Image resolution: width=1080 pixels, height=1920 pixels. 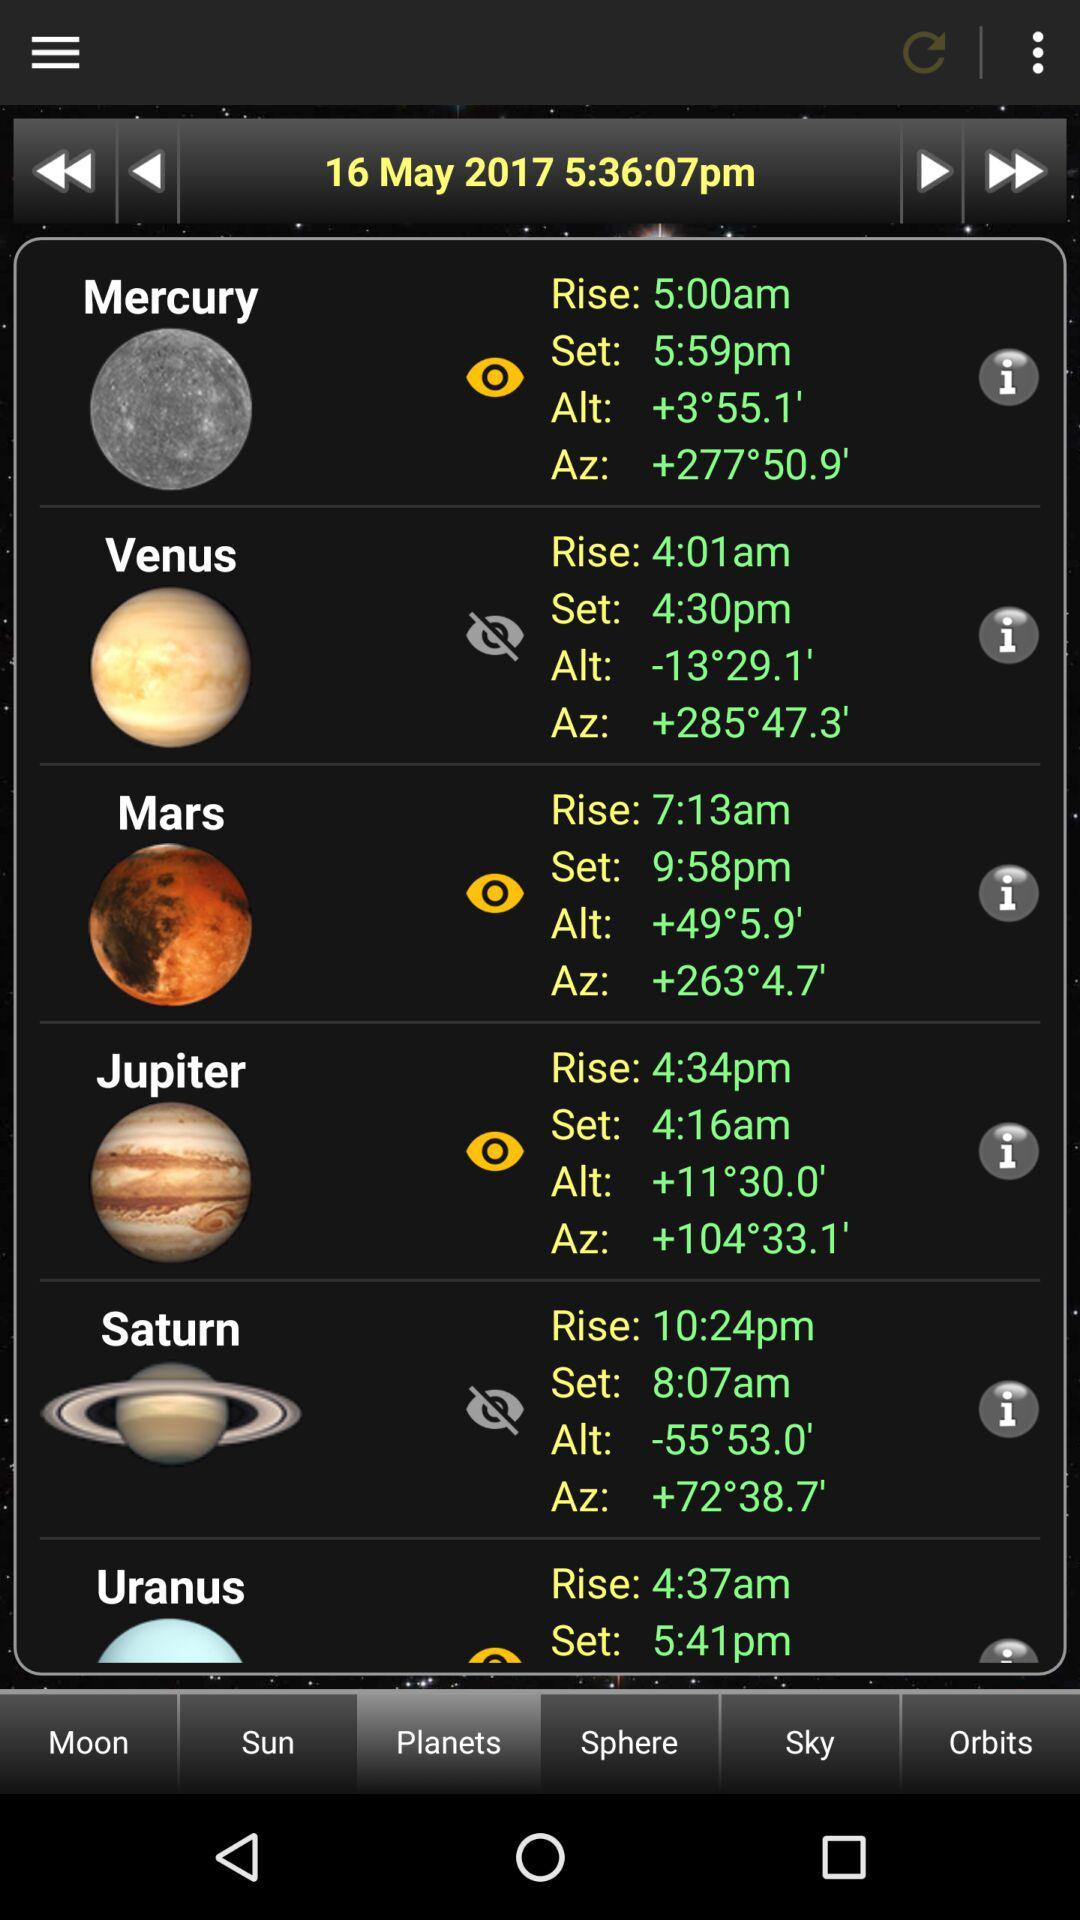 I want to click on next, so click(x=1015, y=171).